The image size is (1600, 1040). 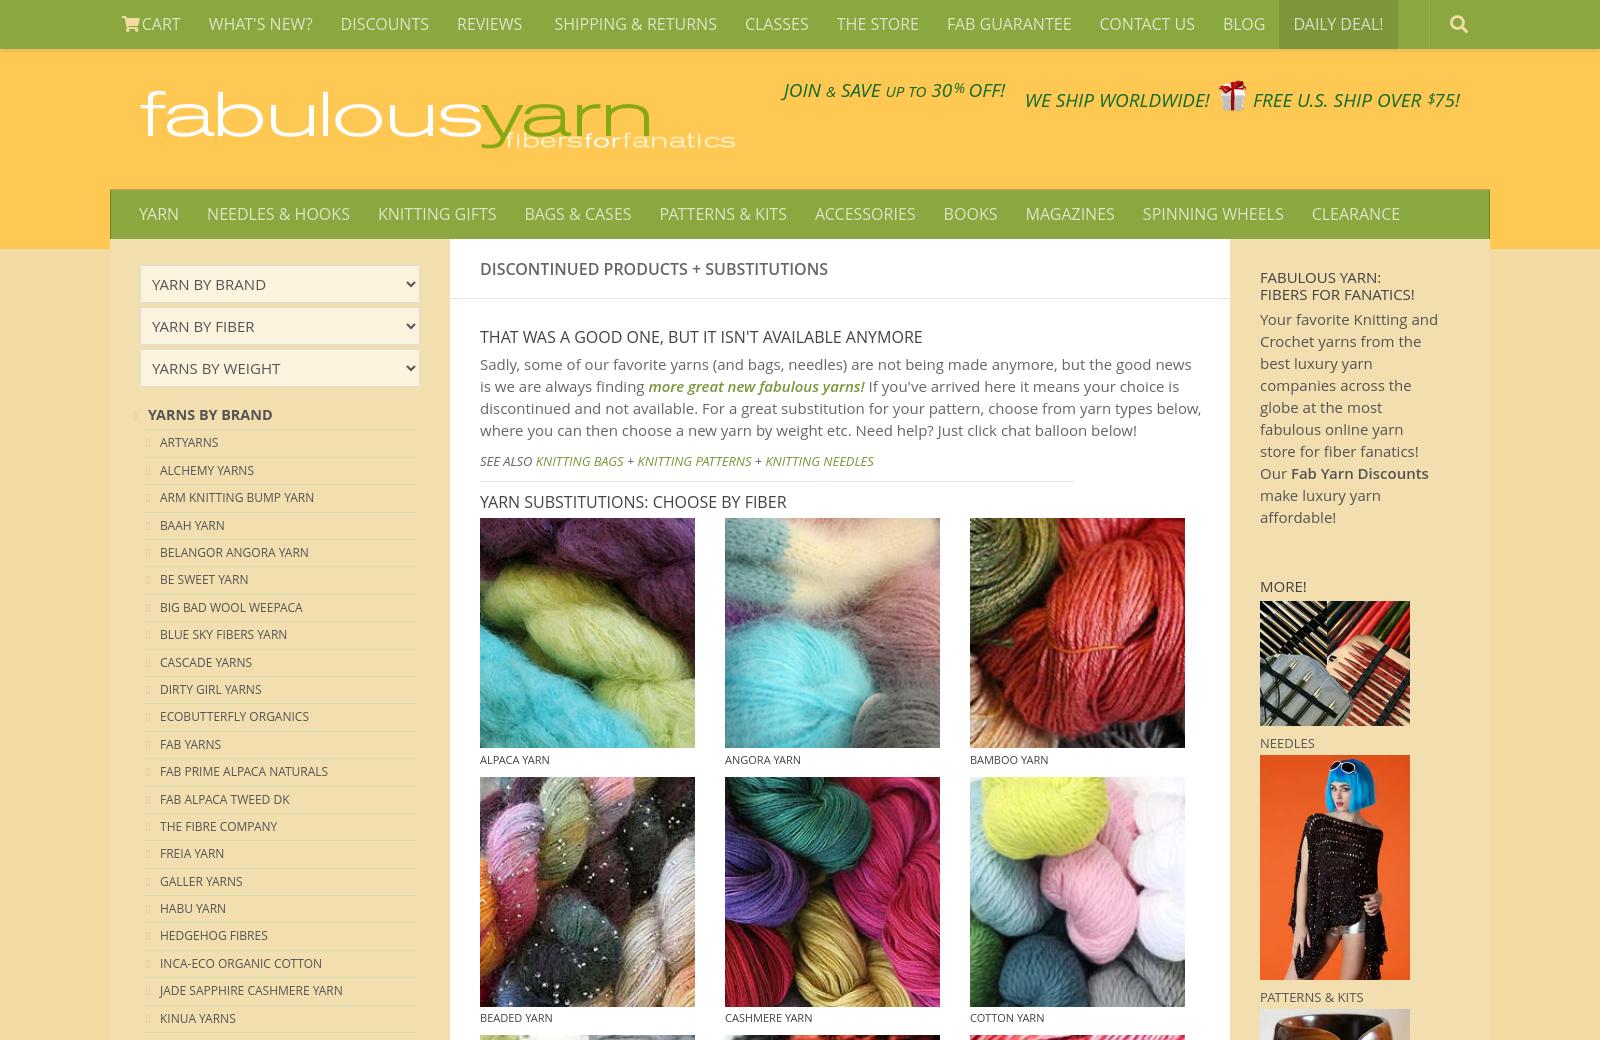 I want to click on 'See also', so click(x=506, y=461).